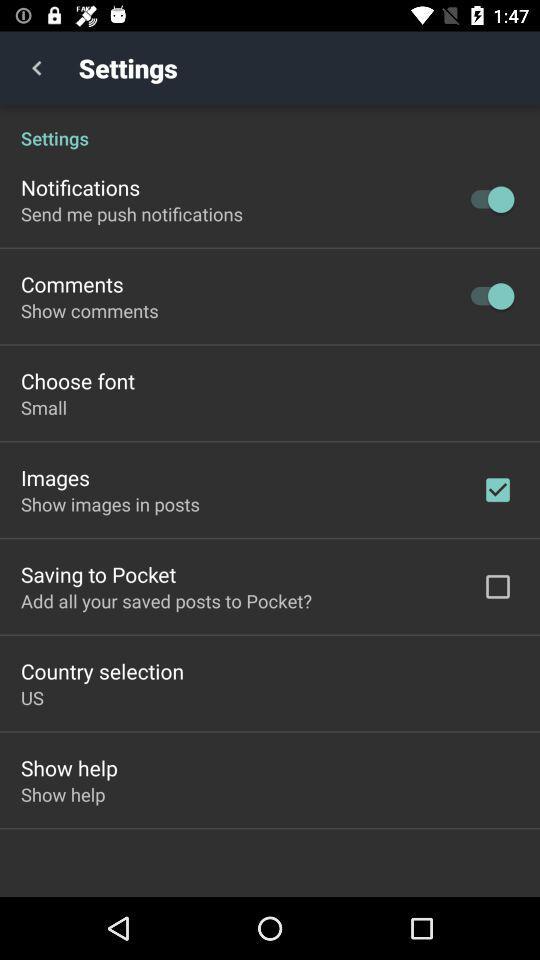  What do you see at coordinates (76, 380) in the screenshot?
I see `icon above the small` at bounding box center [76, 380].